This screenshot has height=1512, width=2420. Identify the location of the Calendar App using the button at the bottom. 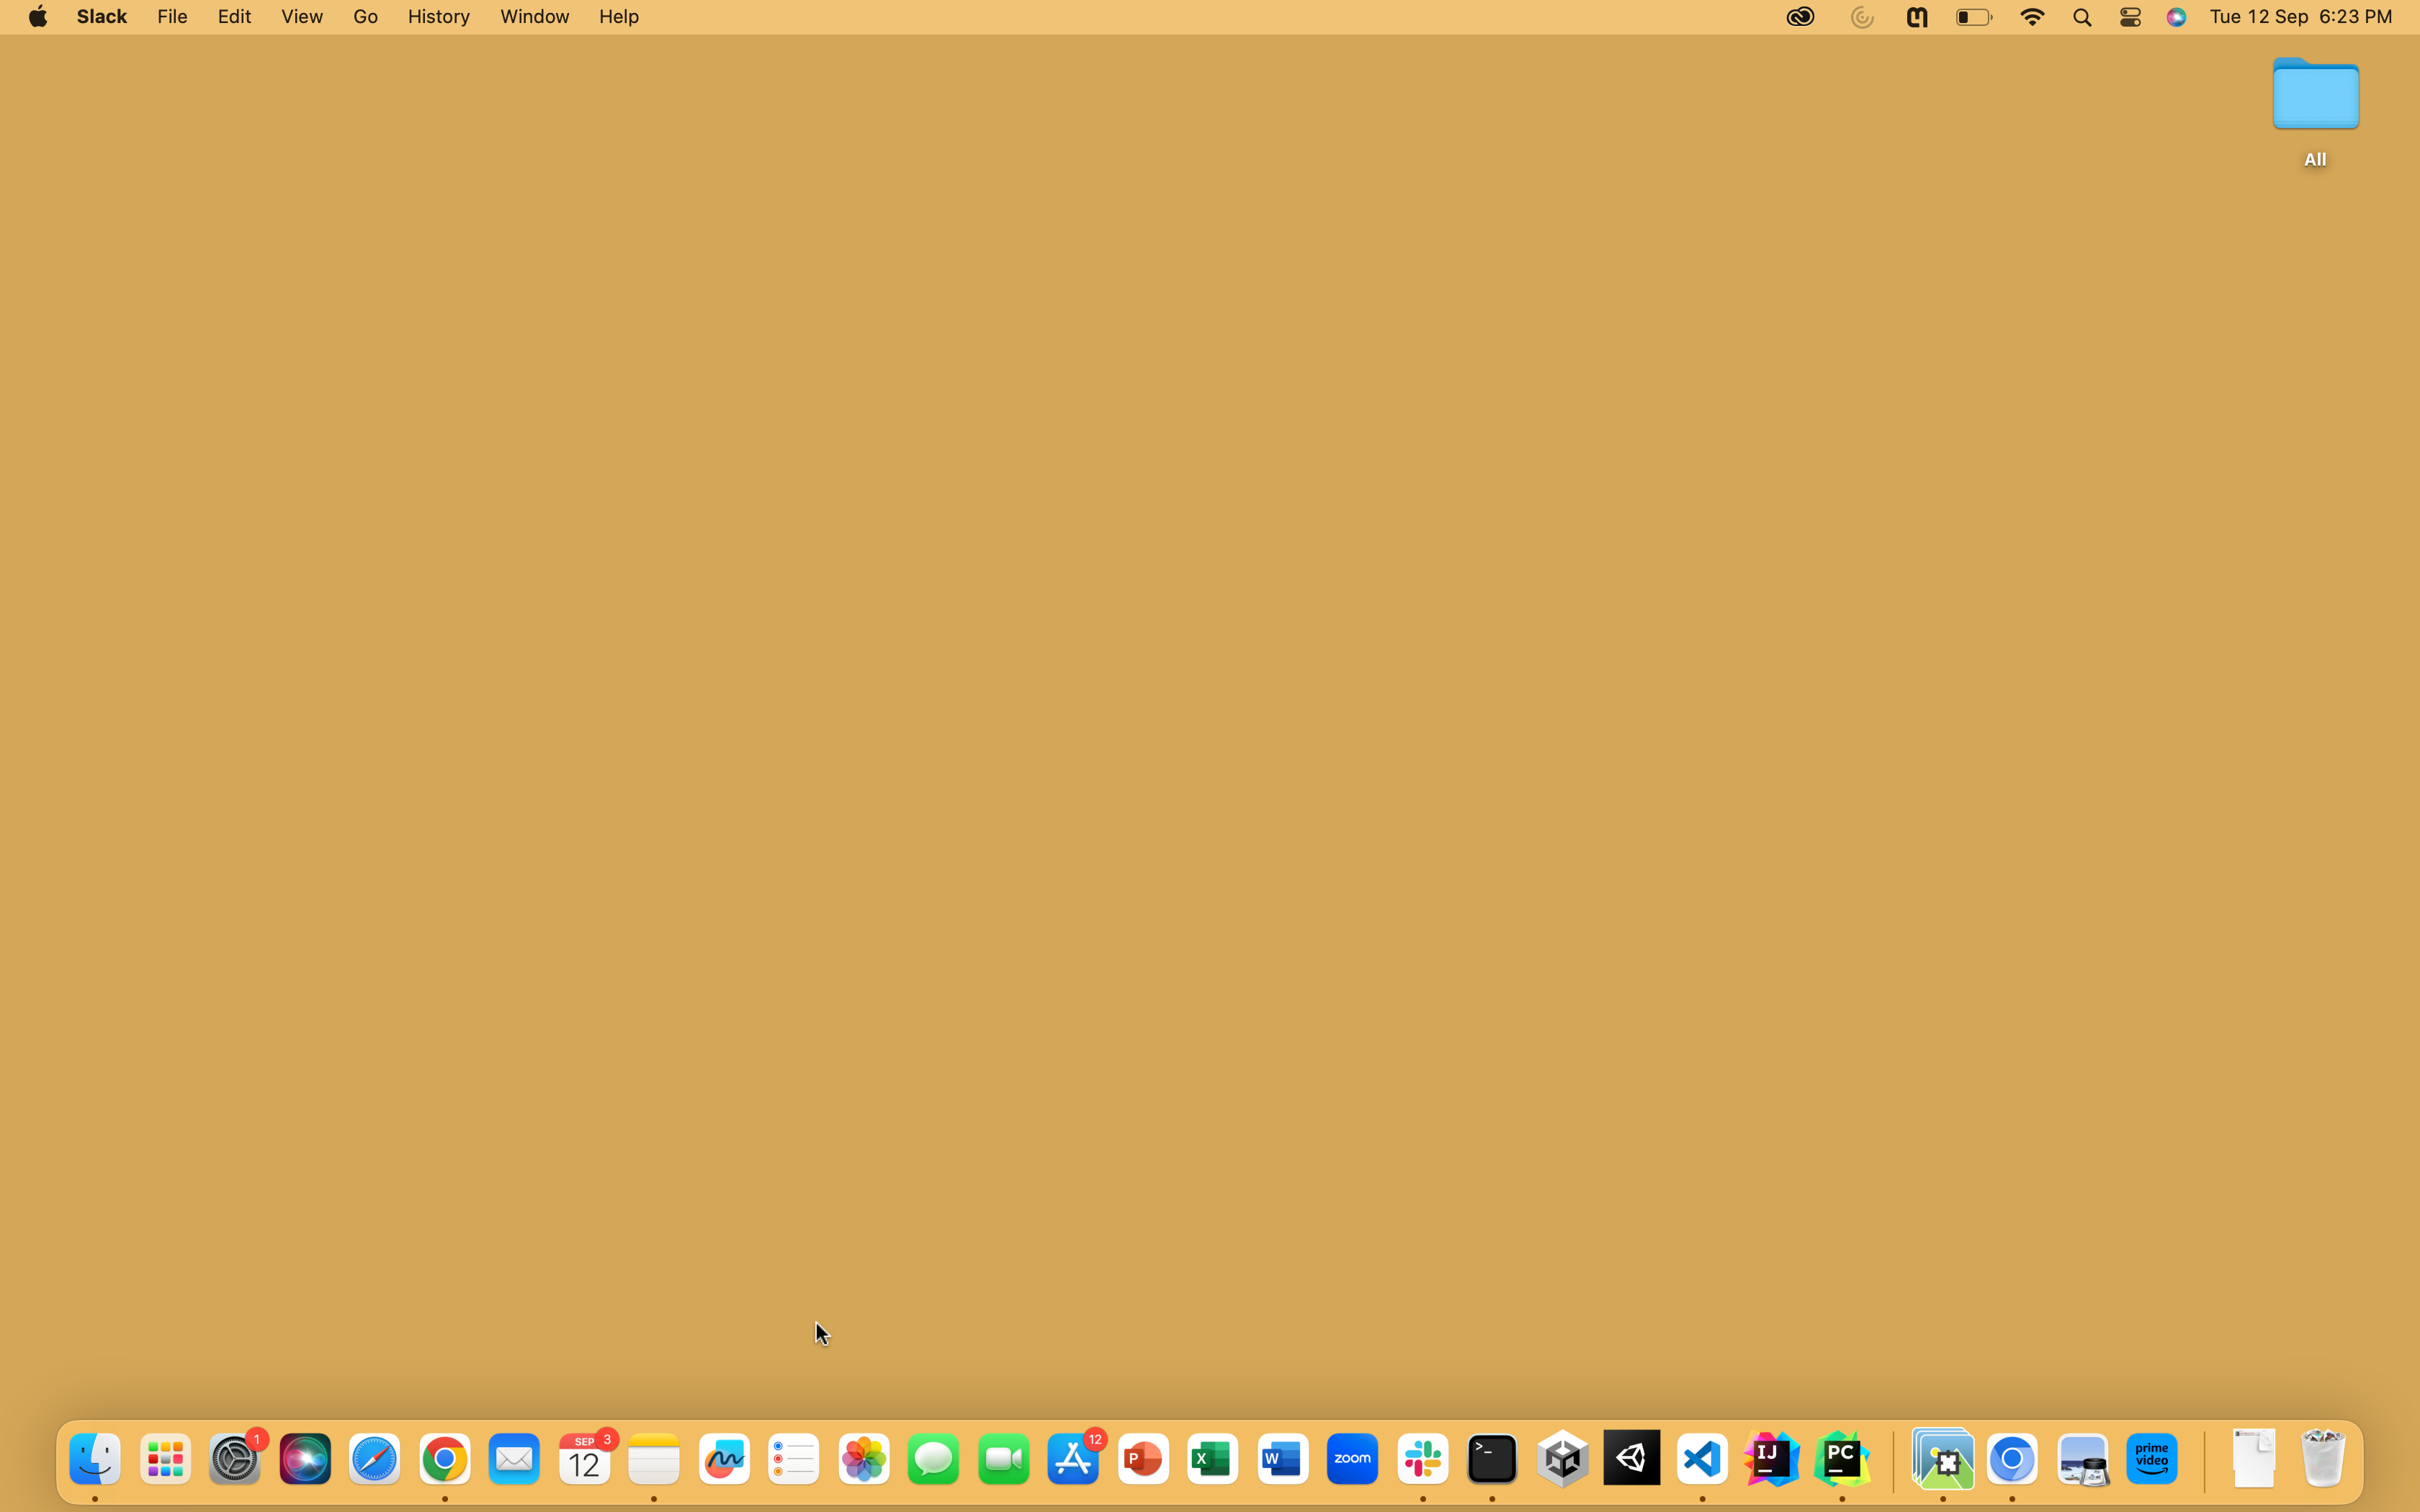
(586, 1459).